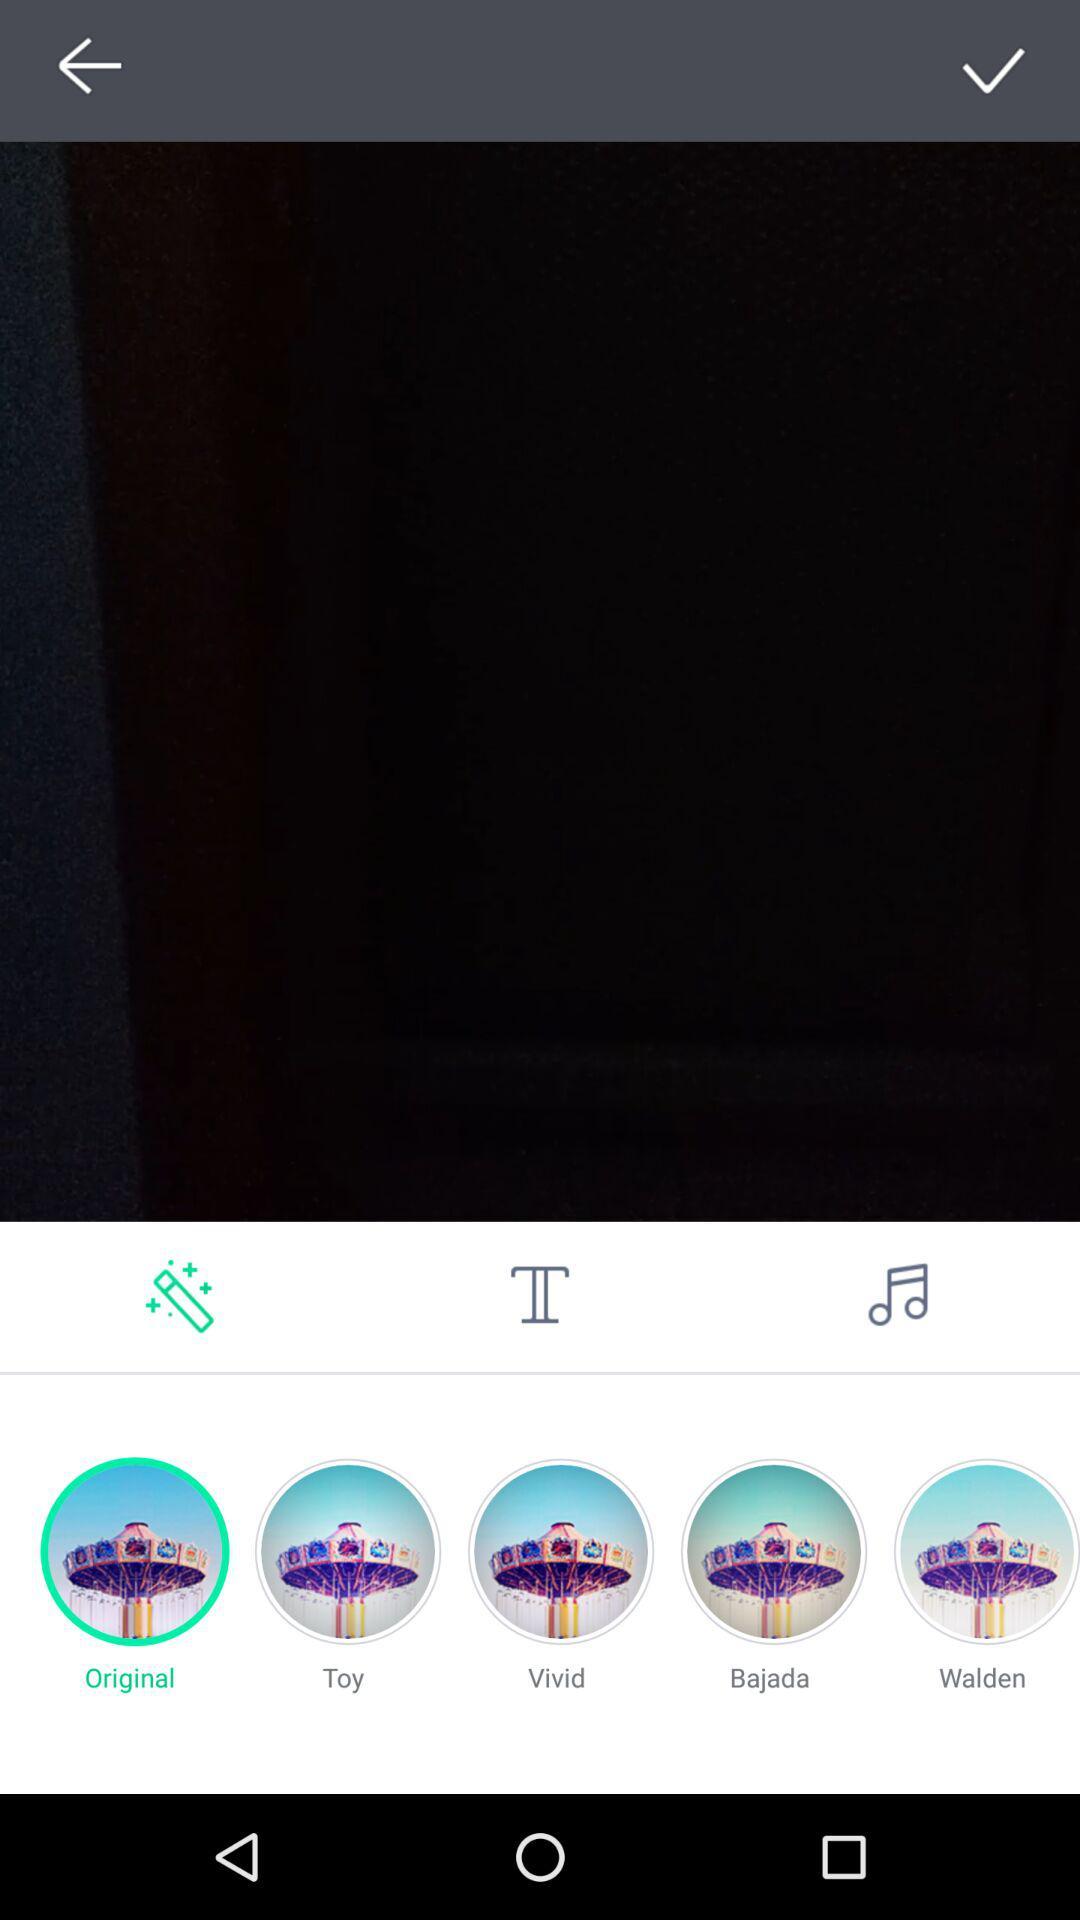  Describe the element at coordinates (898, 1296) in the screenshot. I see `music option` at that location.